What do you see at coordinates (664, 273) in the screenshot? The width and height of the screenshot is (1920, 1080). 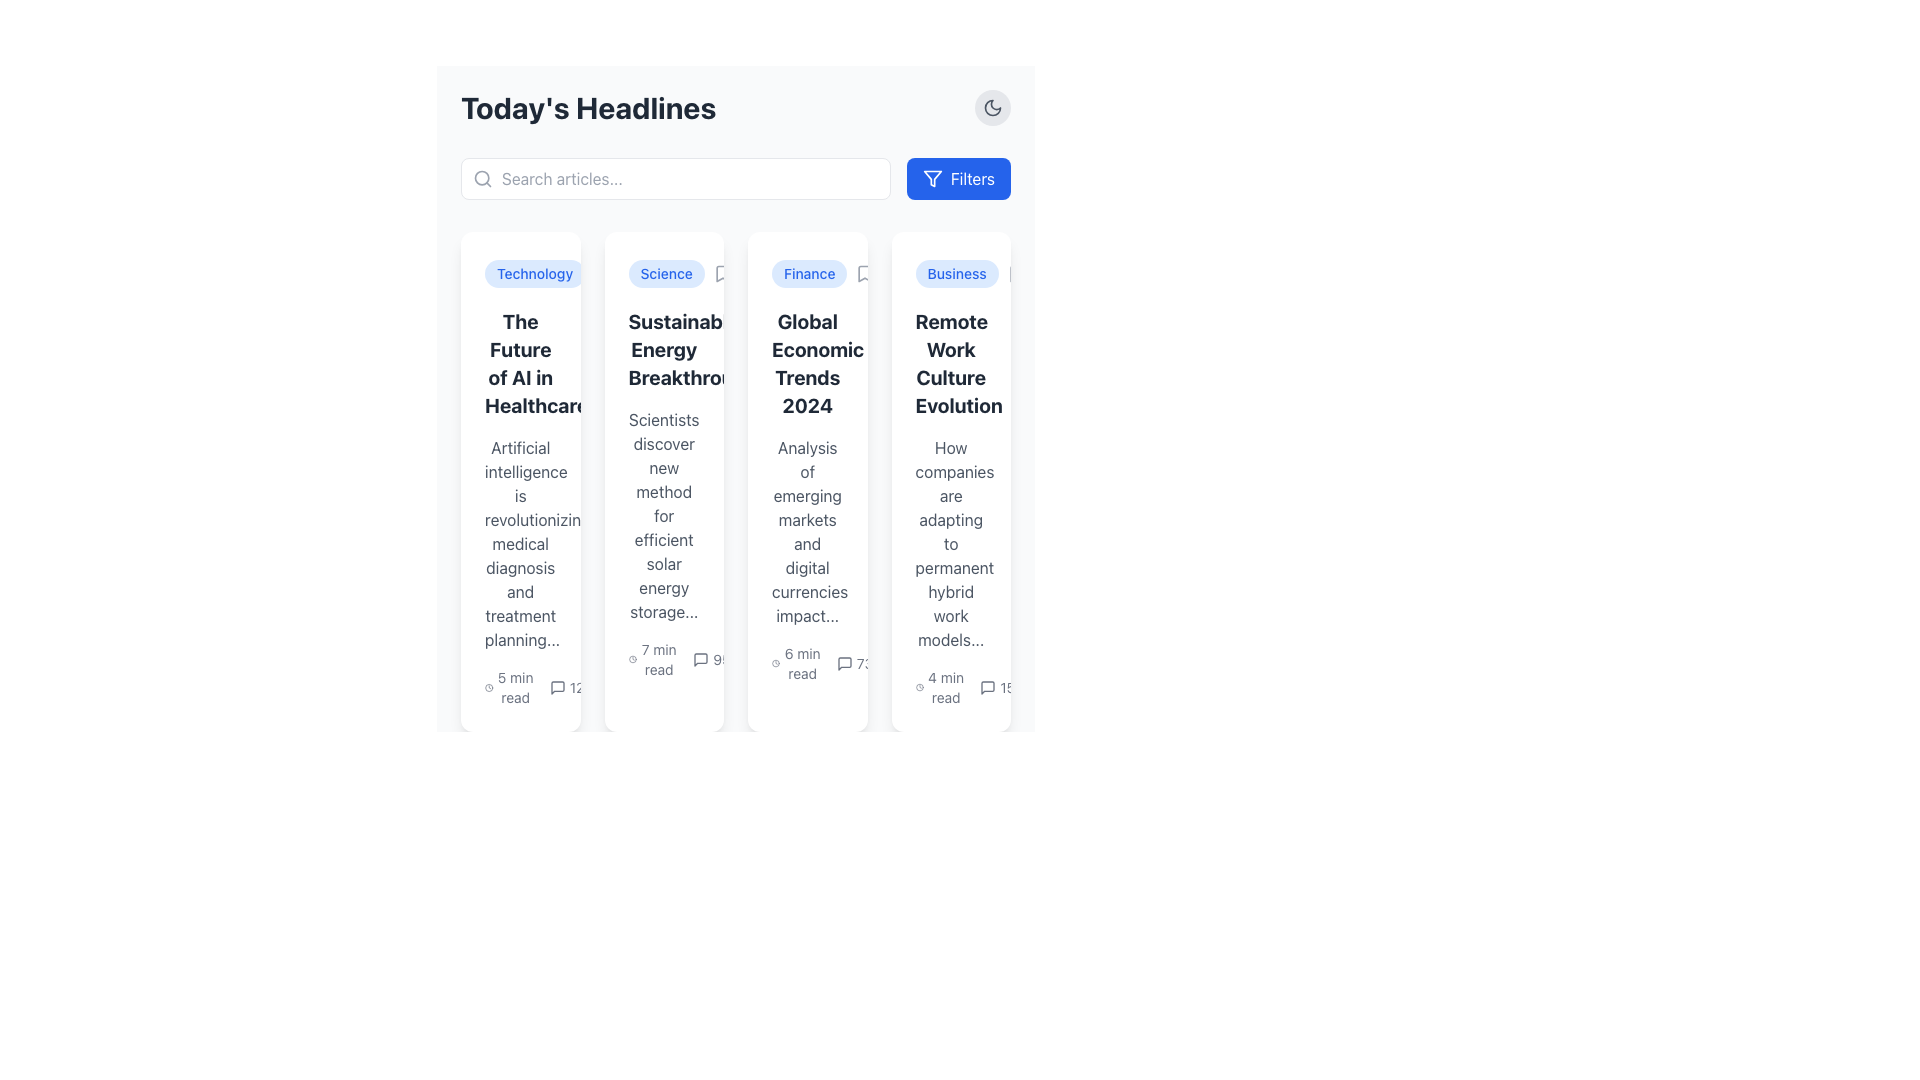 I see `the 'Science' label with a blue background and text, positioned at the top-left corner of the 'Sustainable Energy Breakthrough' card to filter content by this category` at bounding box center [664, 273].